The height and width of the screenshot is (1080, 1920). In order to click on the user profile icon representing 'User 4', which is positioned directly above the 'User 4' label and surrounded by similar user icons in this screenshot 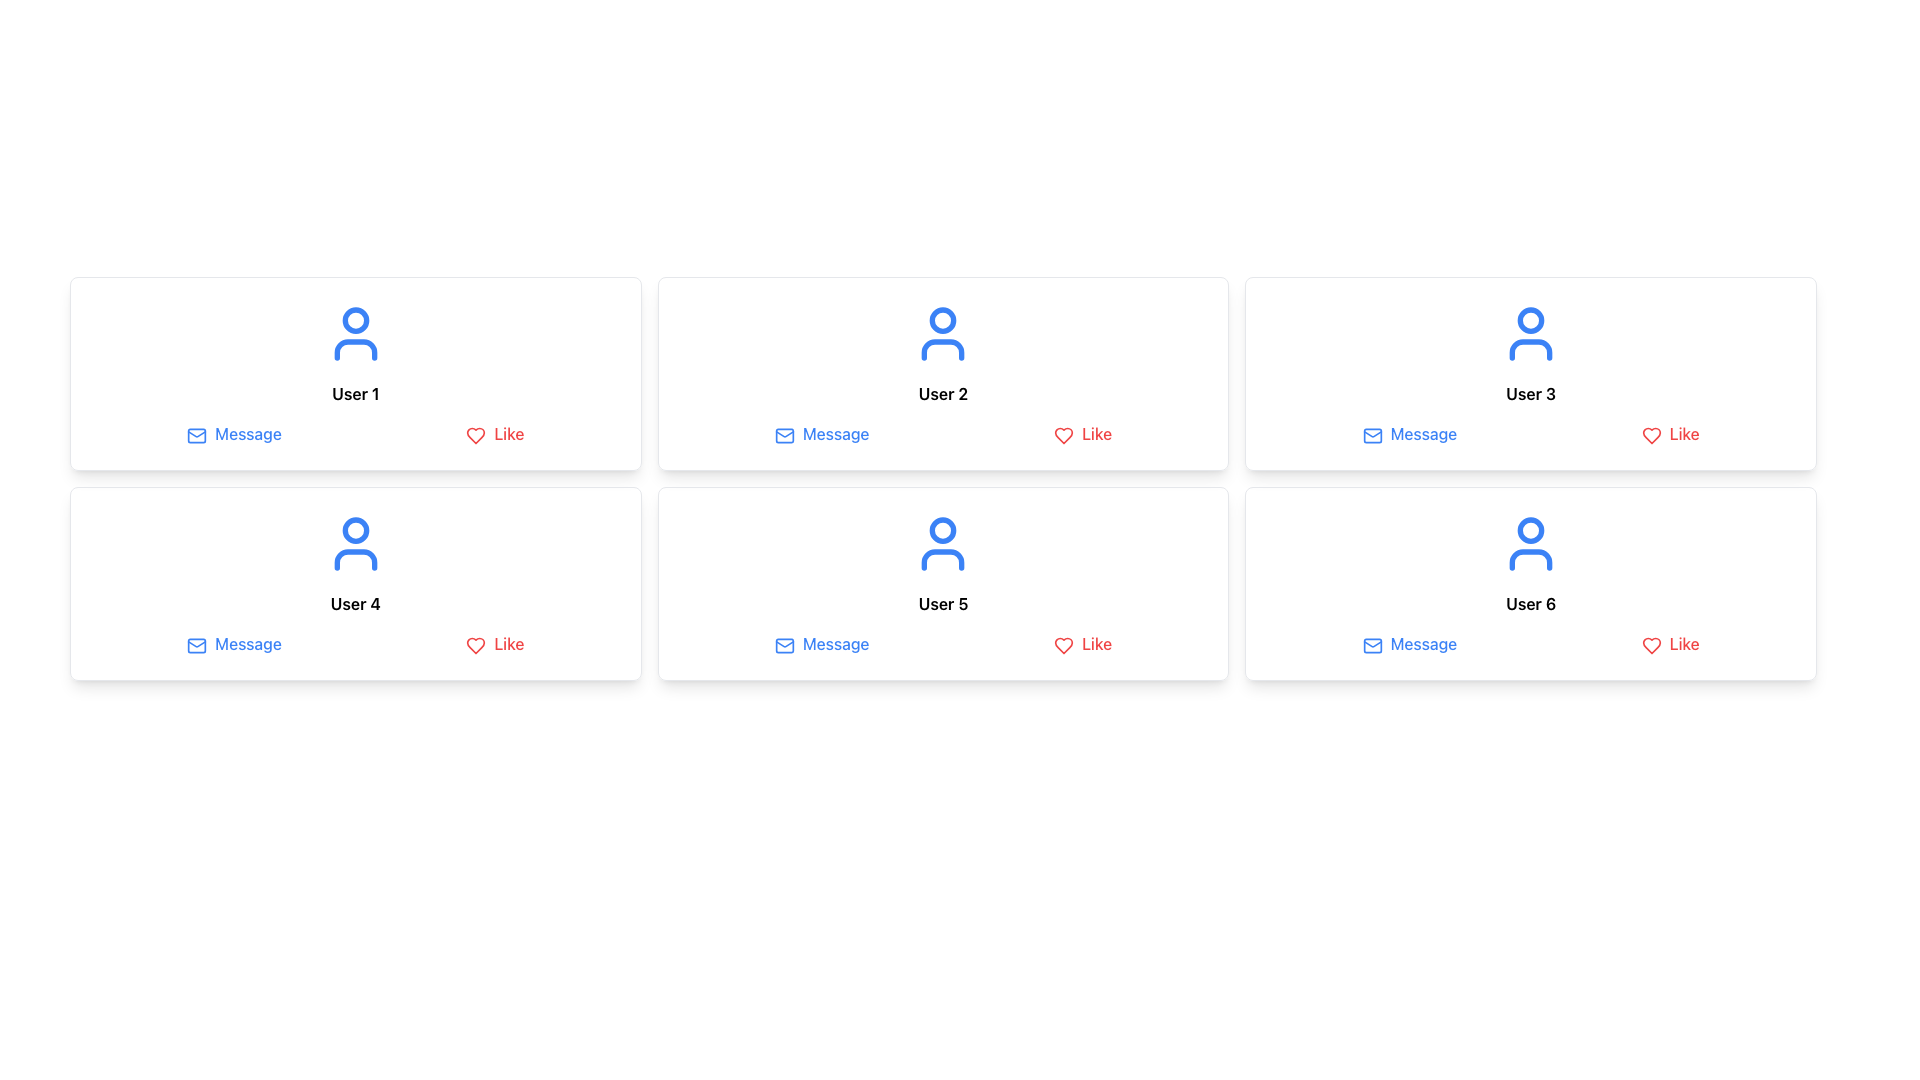, I will do `click(355, 543)`.